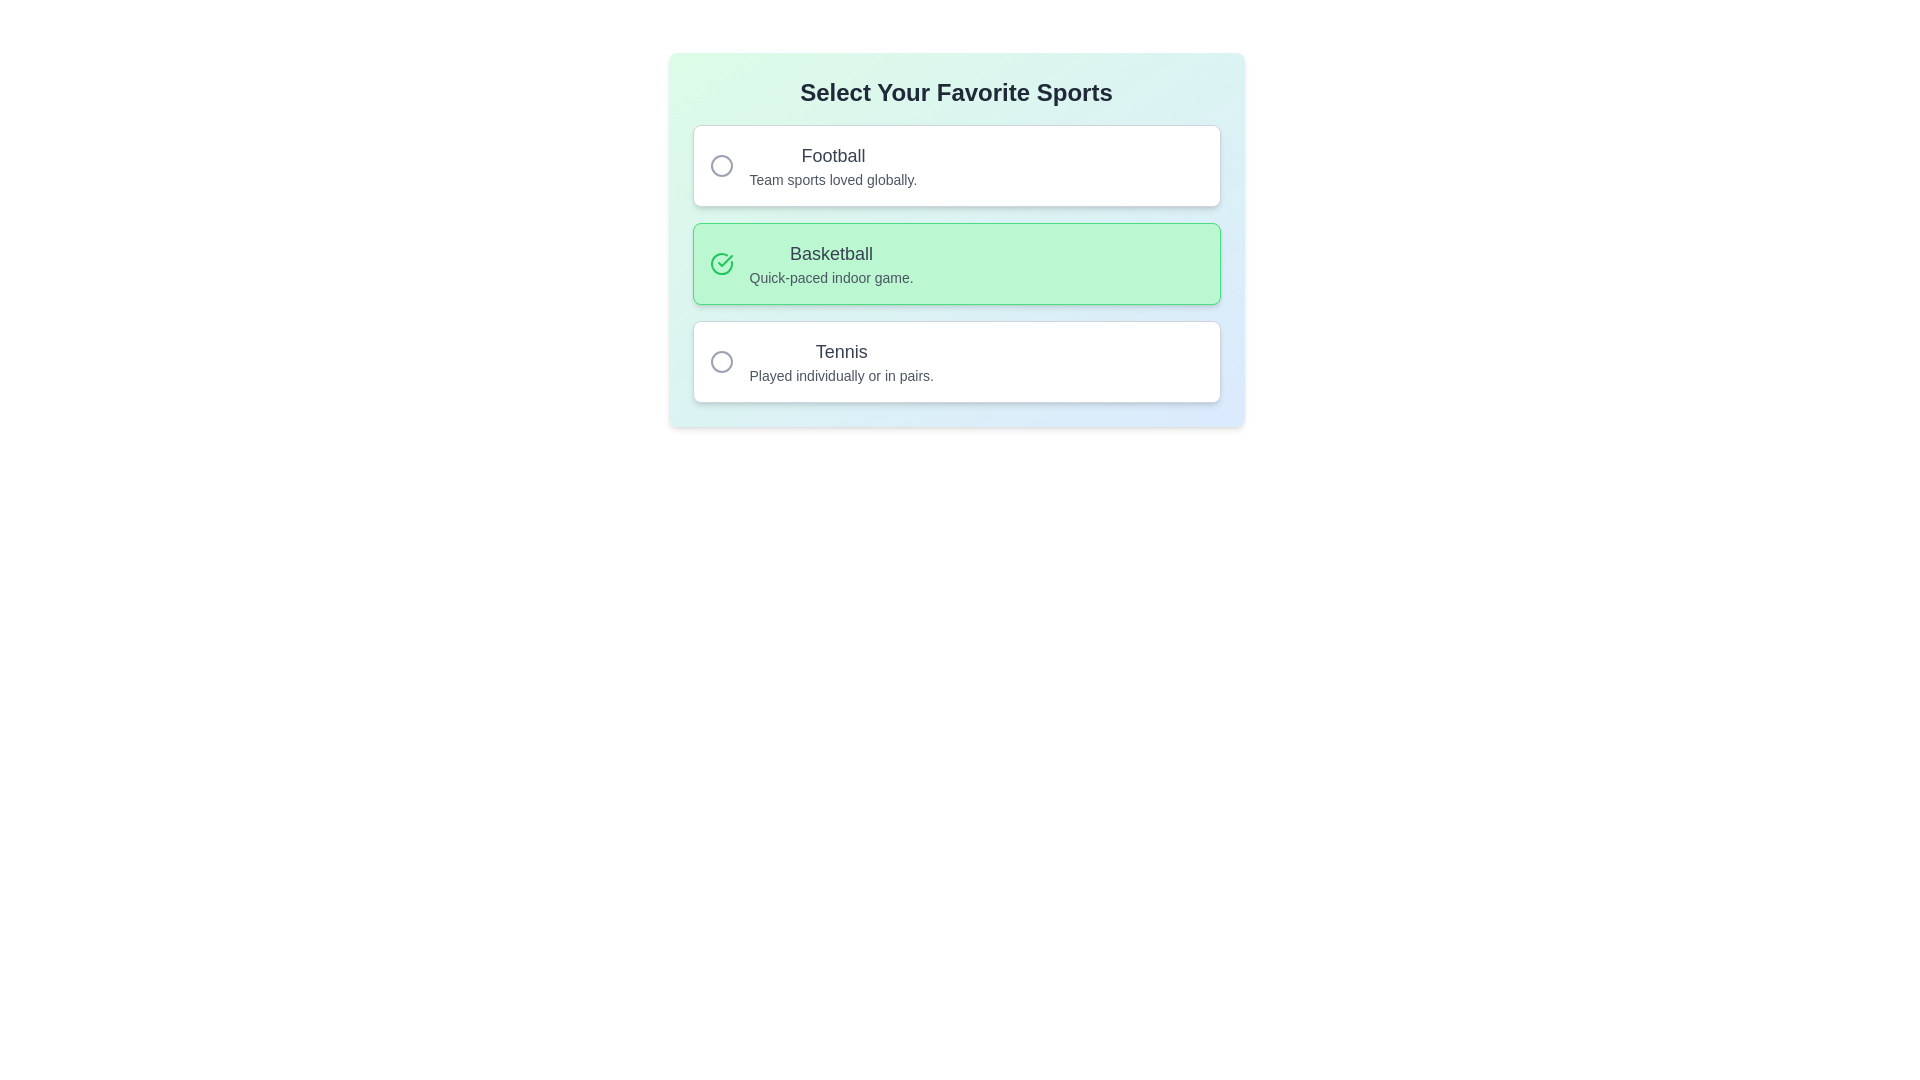 Image resolution: width=1920 pixels, height=1080 pixels. What do you see at coordinates (720, 262) in the screenshot?
I see `the outer circular portion of the SVG icon representing a checkmark symbol within the 'Basketball' selection box` at bounding box center [720, 262].